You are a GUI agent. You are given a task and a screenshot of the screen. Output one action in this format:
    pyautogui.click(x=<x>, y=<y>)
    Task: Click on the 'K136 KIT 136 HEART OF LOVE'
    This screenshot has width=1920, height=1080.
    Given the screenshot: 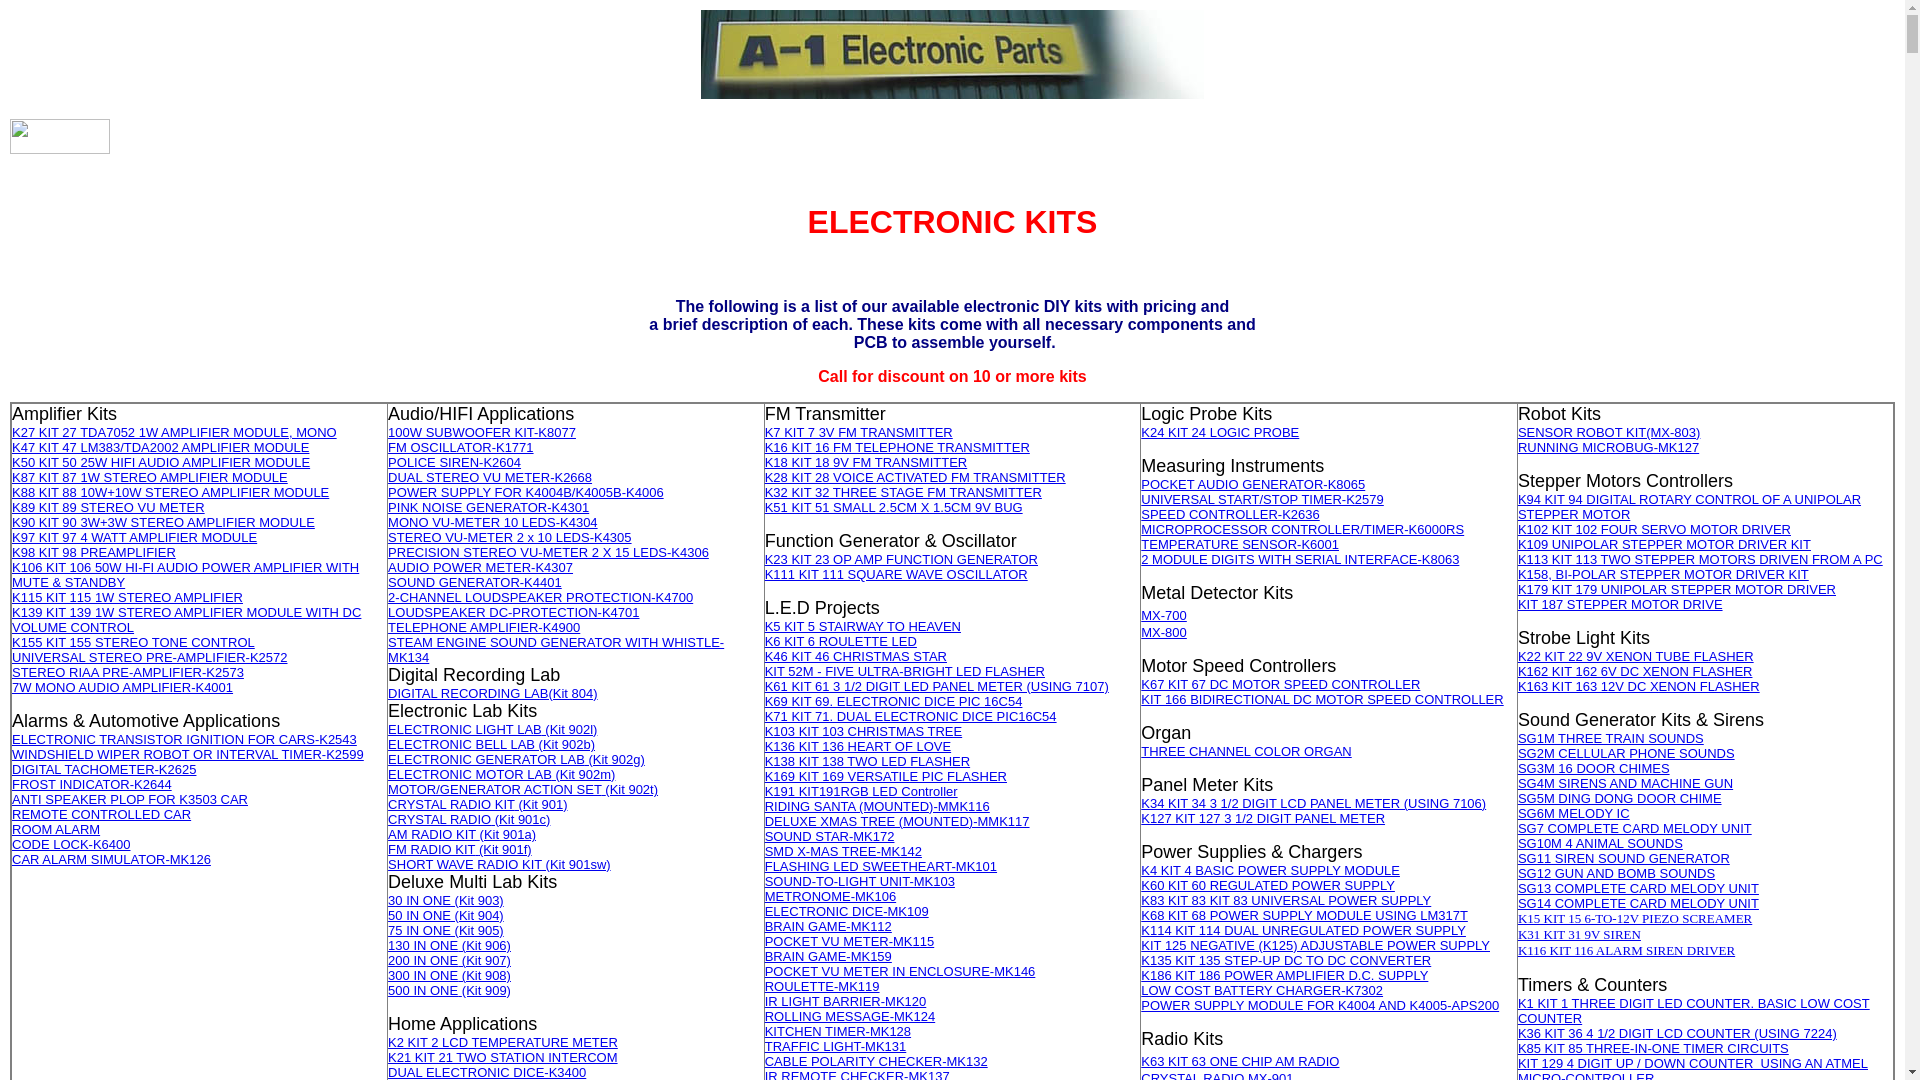 What is the action you would take?
    pyautogui.click(x=858, y=746)
    